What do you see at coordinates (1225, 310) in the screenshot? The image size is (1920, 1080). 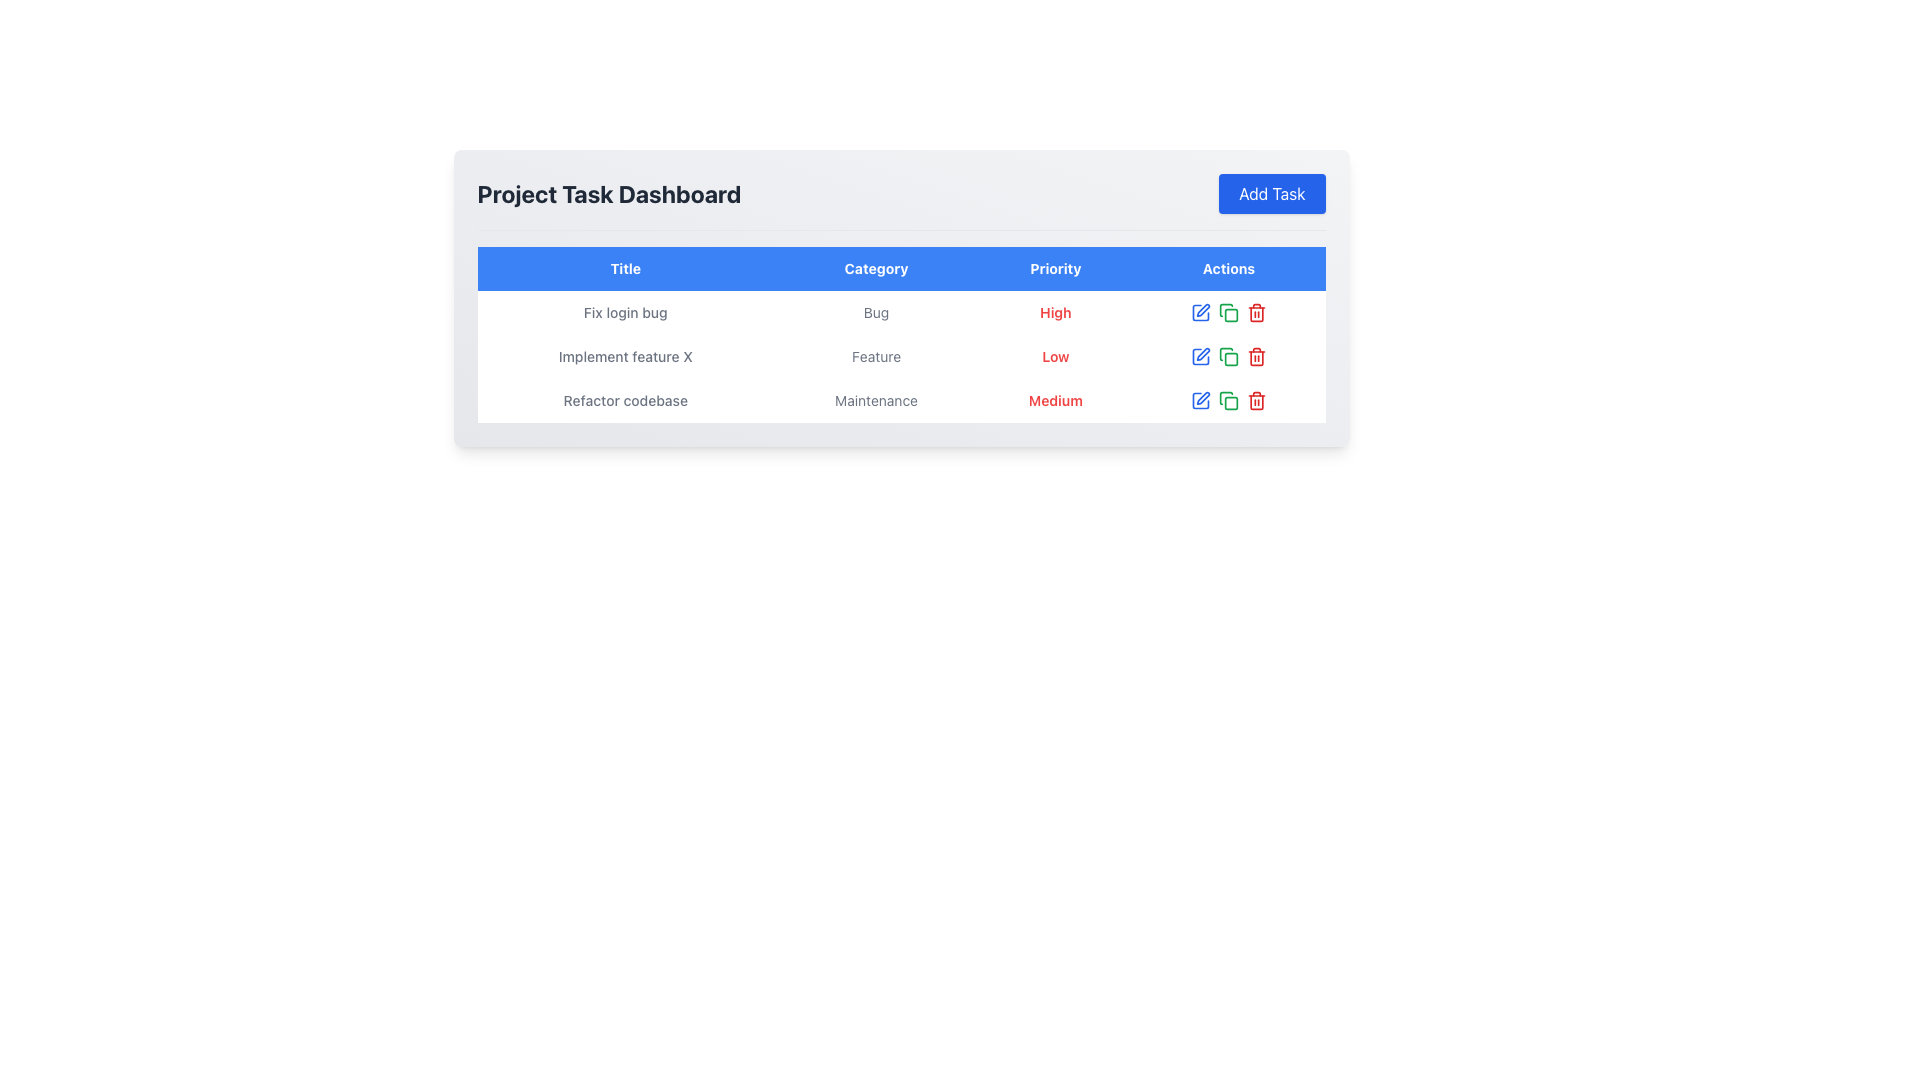 I see `the green duplicate action icon in the second row of the 'Actions' column` at bounding box center [1225, 310].